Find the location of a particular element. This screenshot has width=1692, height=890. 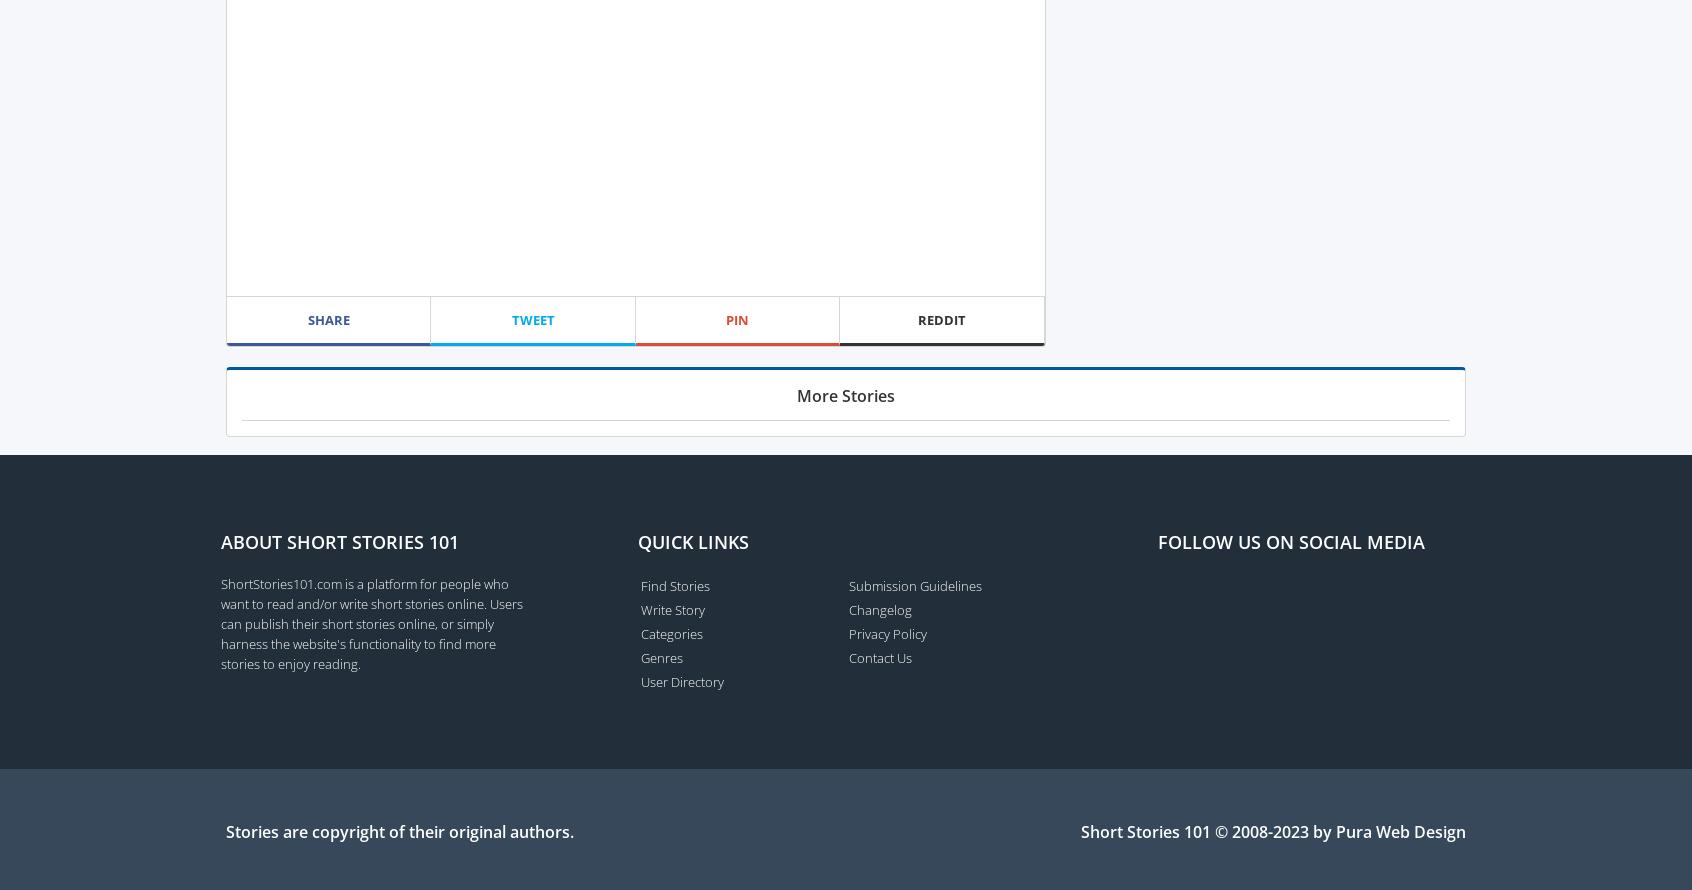

'Categories' is located at coordinates (671, 632).